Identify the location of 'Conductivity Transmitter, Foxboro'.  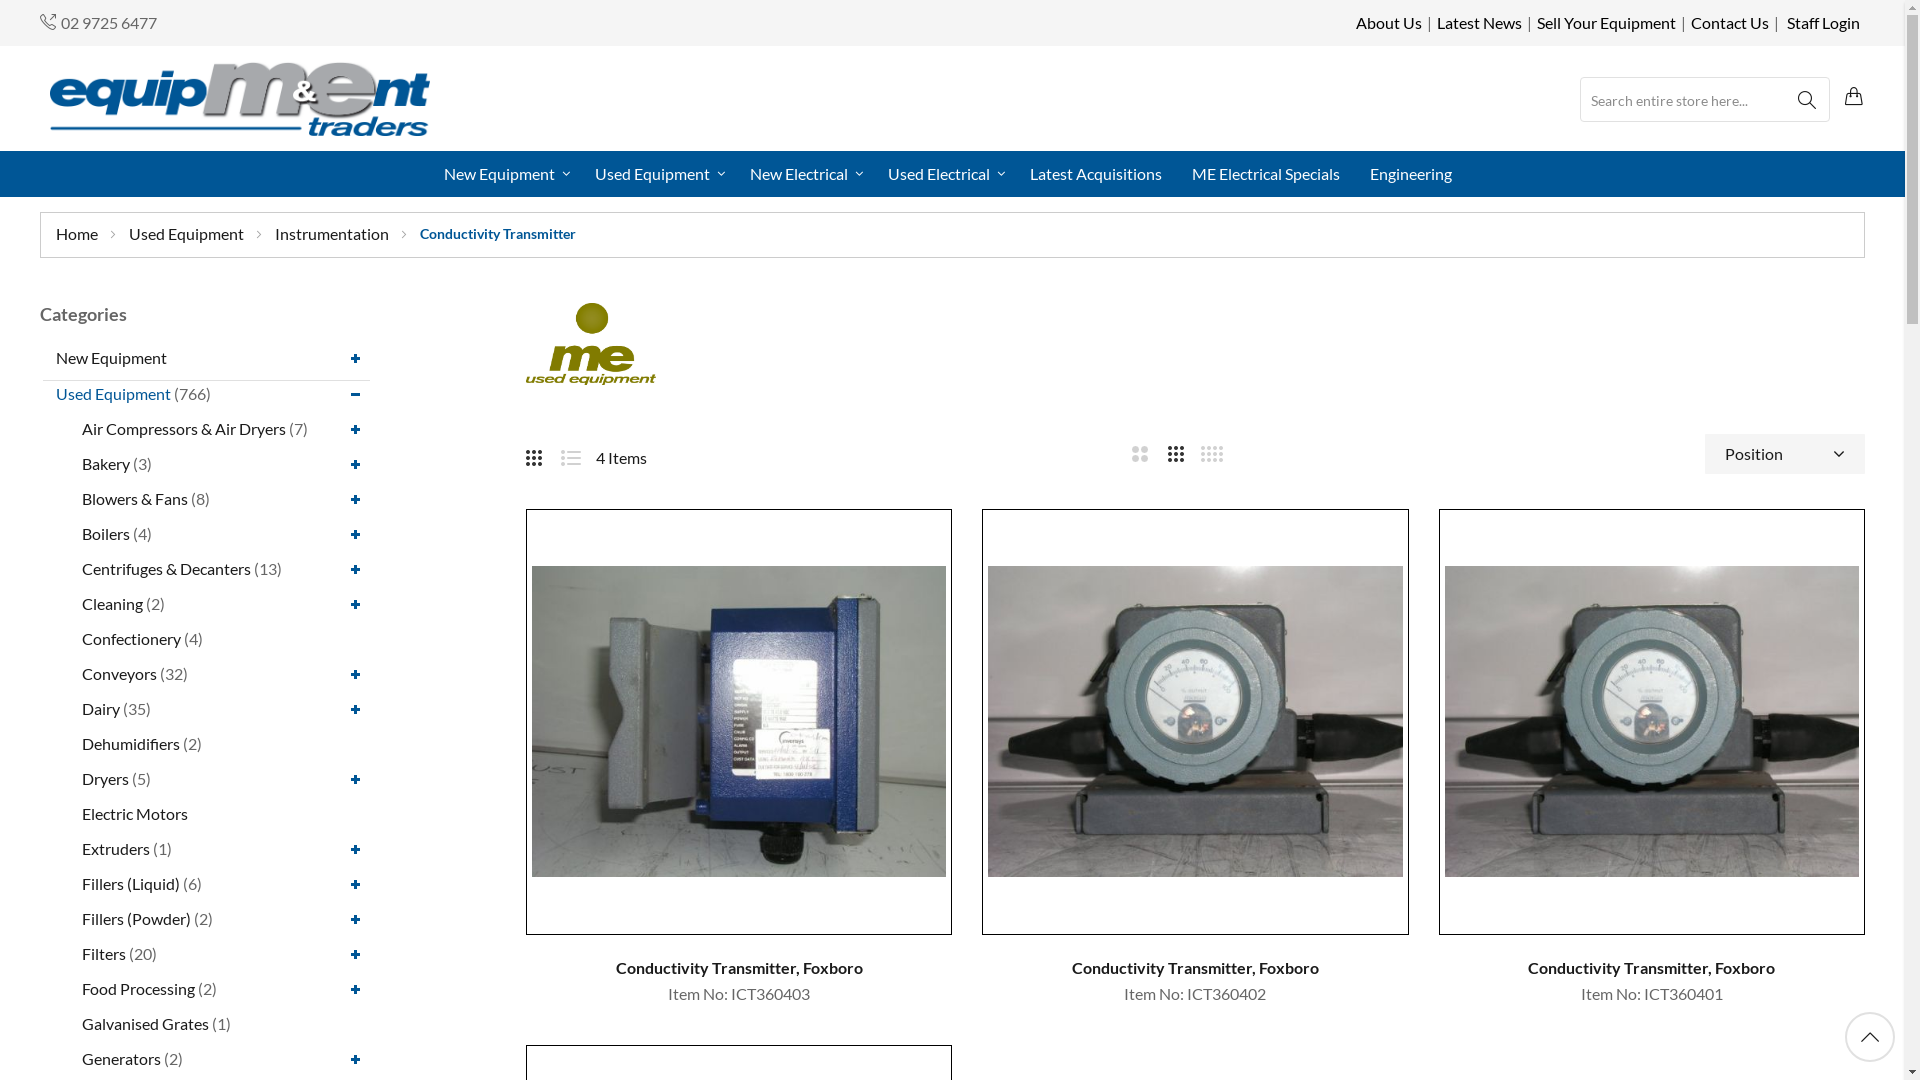
(738, 967).